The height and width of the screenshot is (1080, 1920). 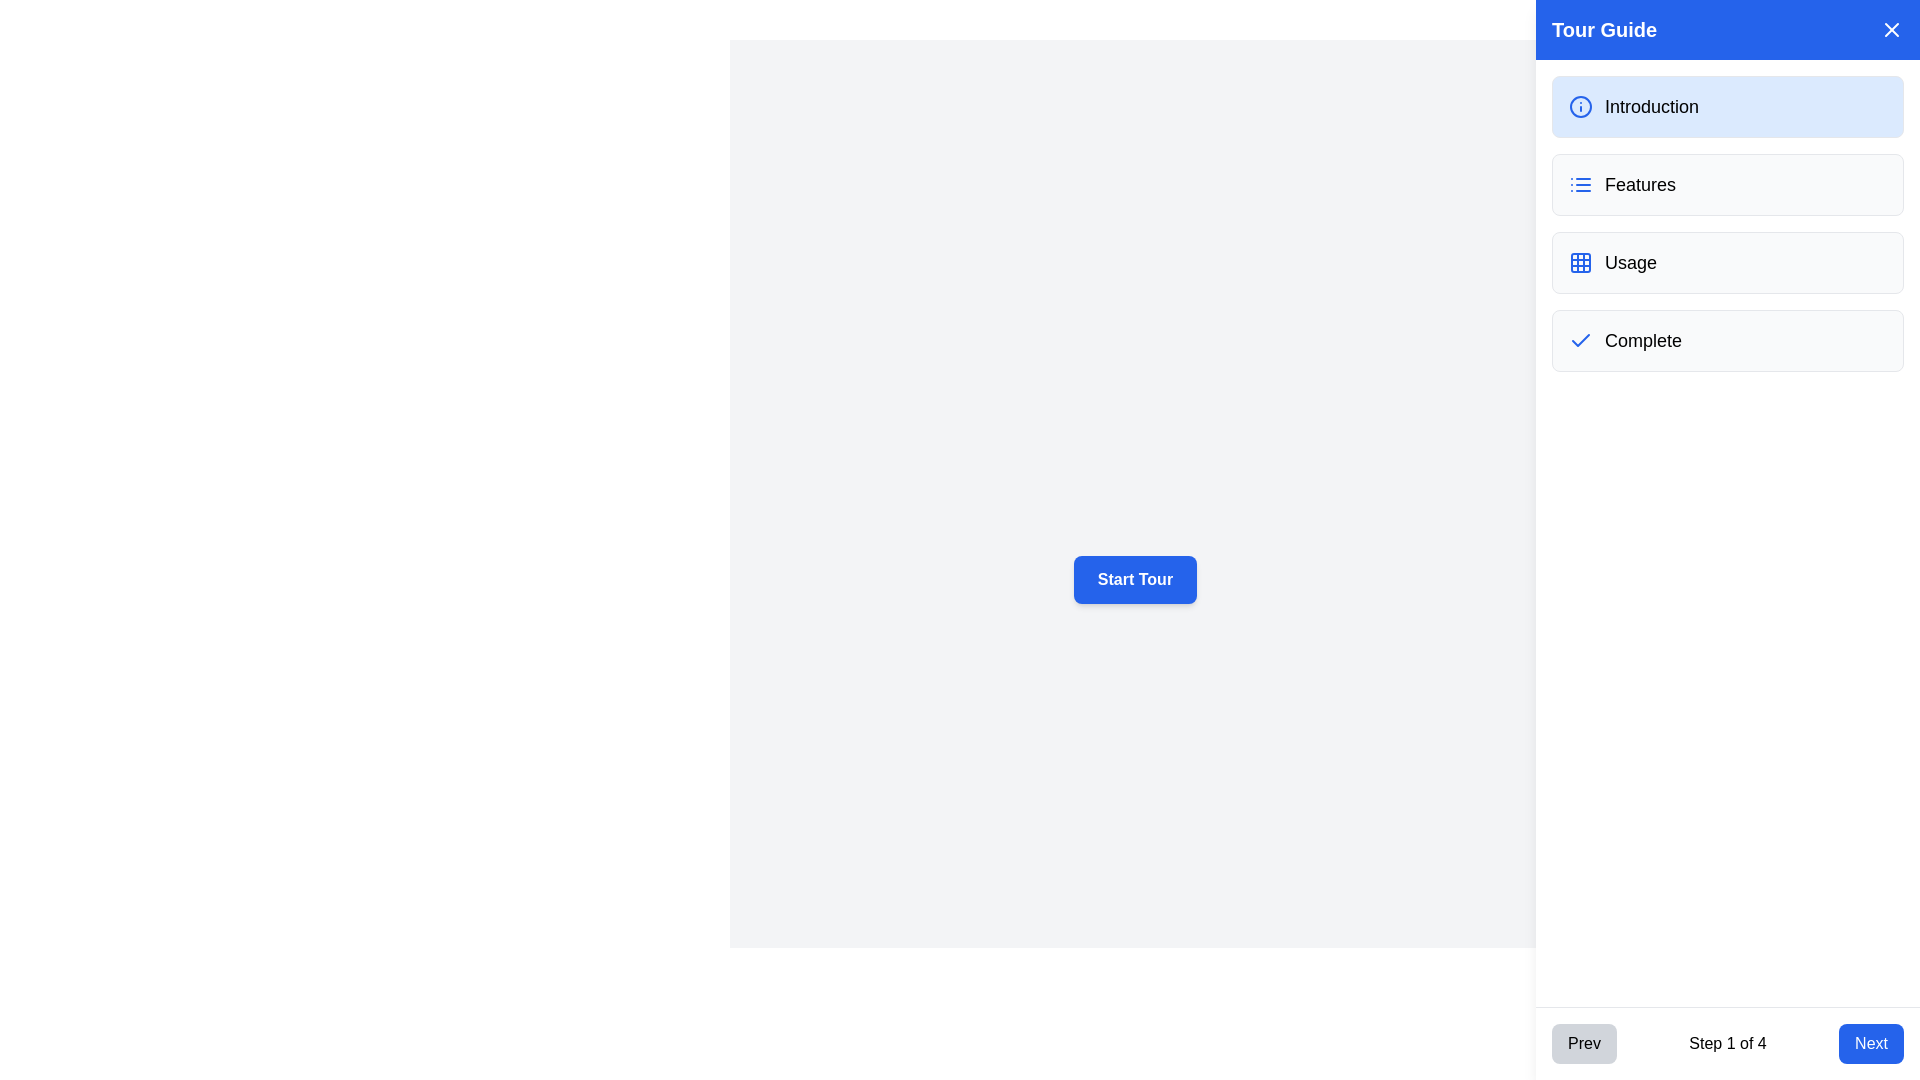 I want to click on the navigation button located at the bottom-left of the interface, which is used to go back to the previous step in the guided process, so click(x=1583, y=1043).